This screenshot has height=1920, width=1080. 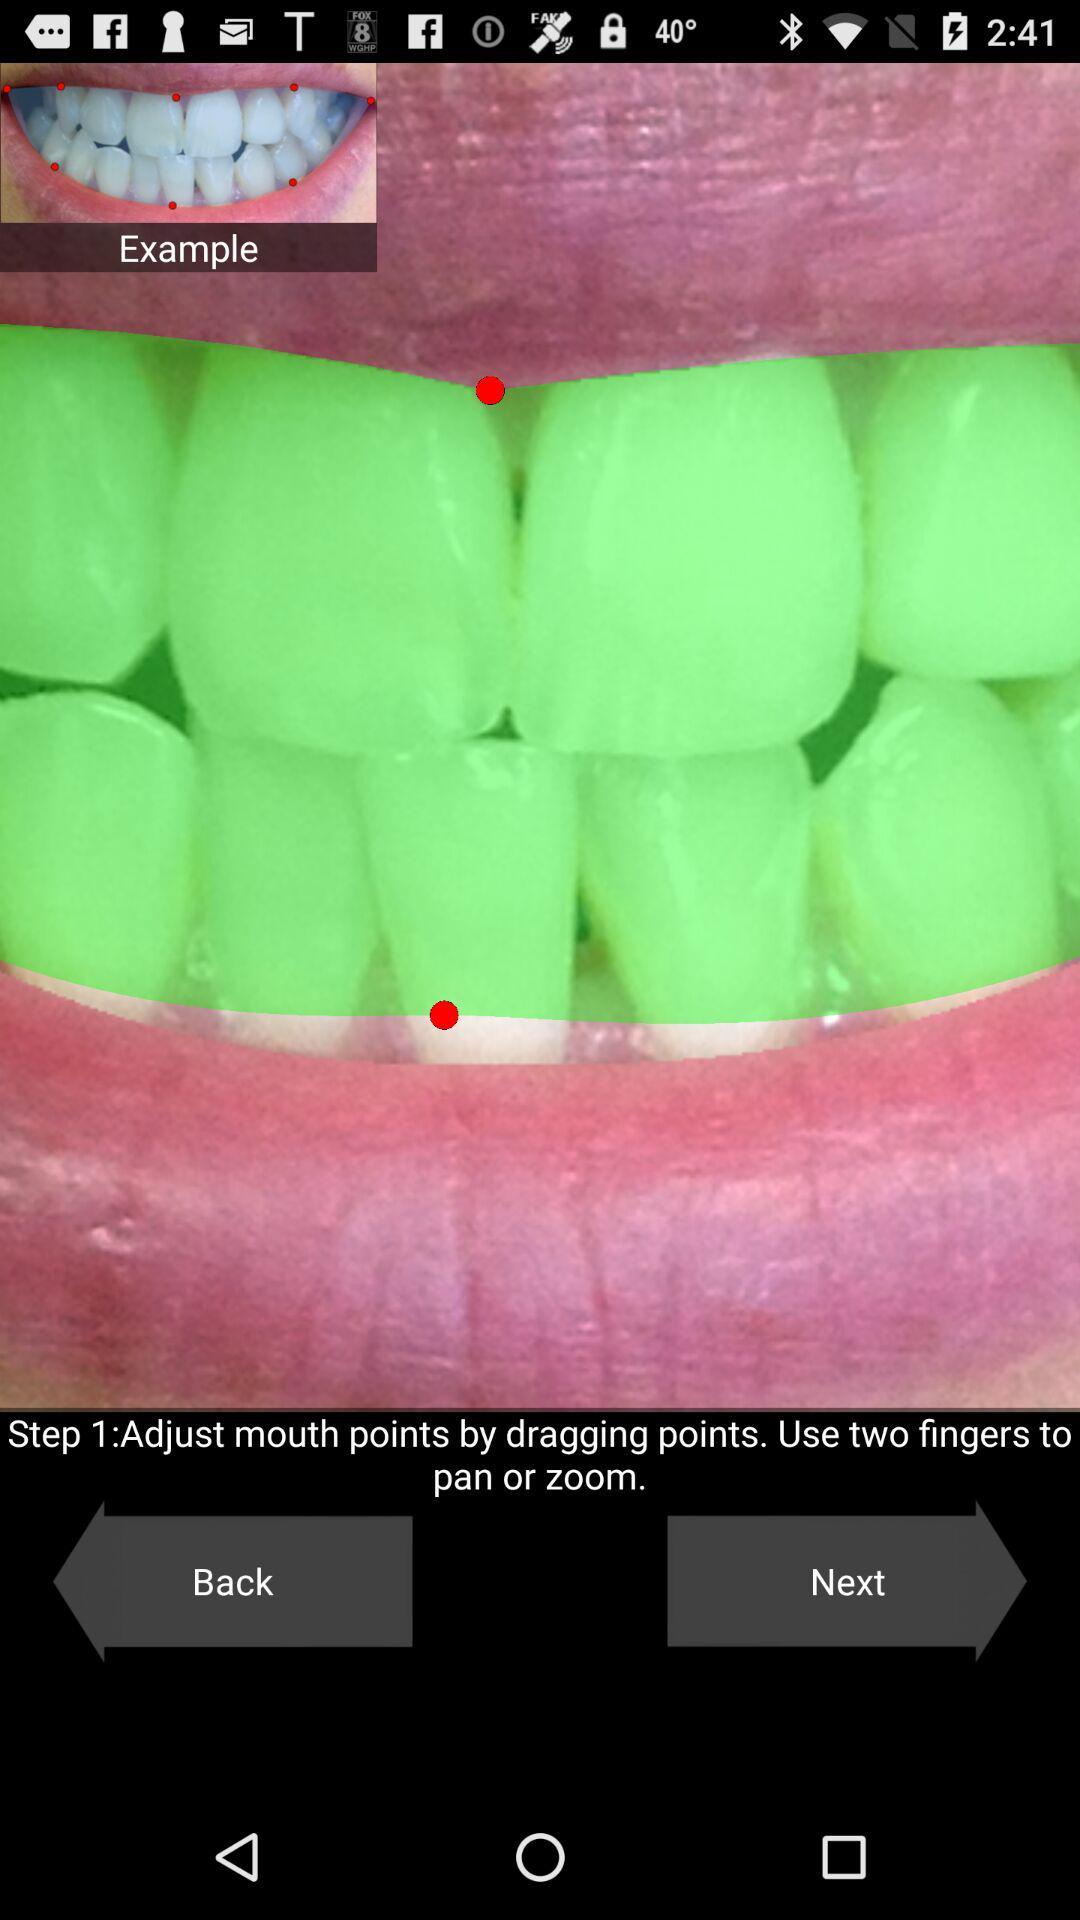 I want to click on item next to next item, so click(x=231, y=1580).